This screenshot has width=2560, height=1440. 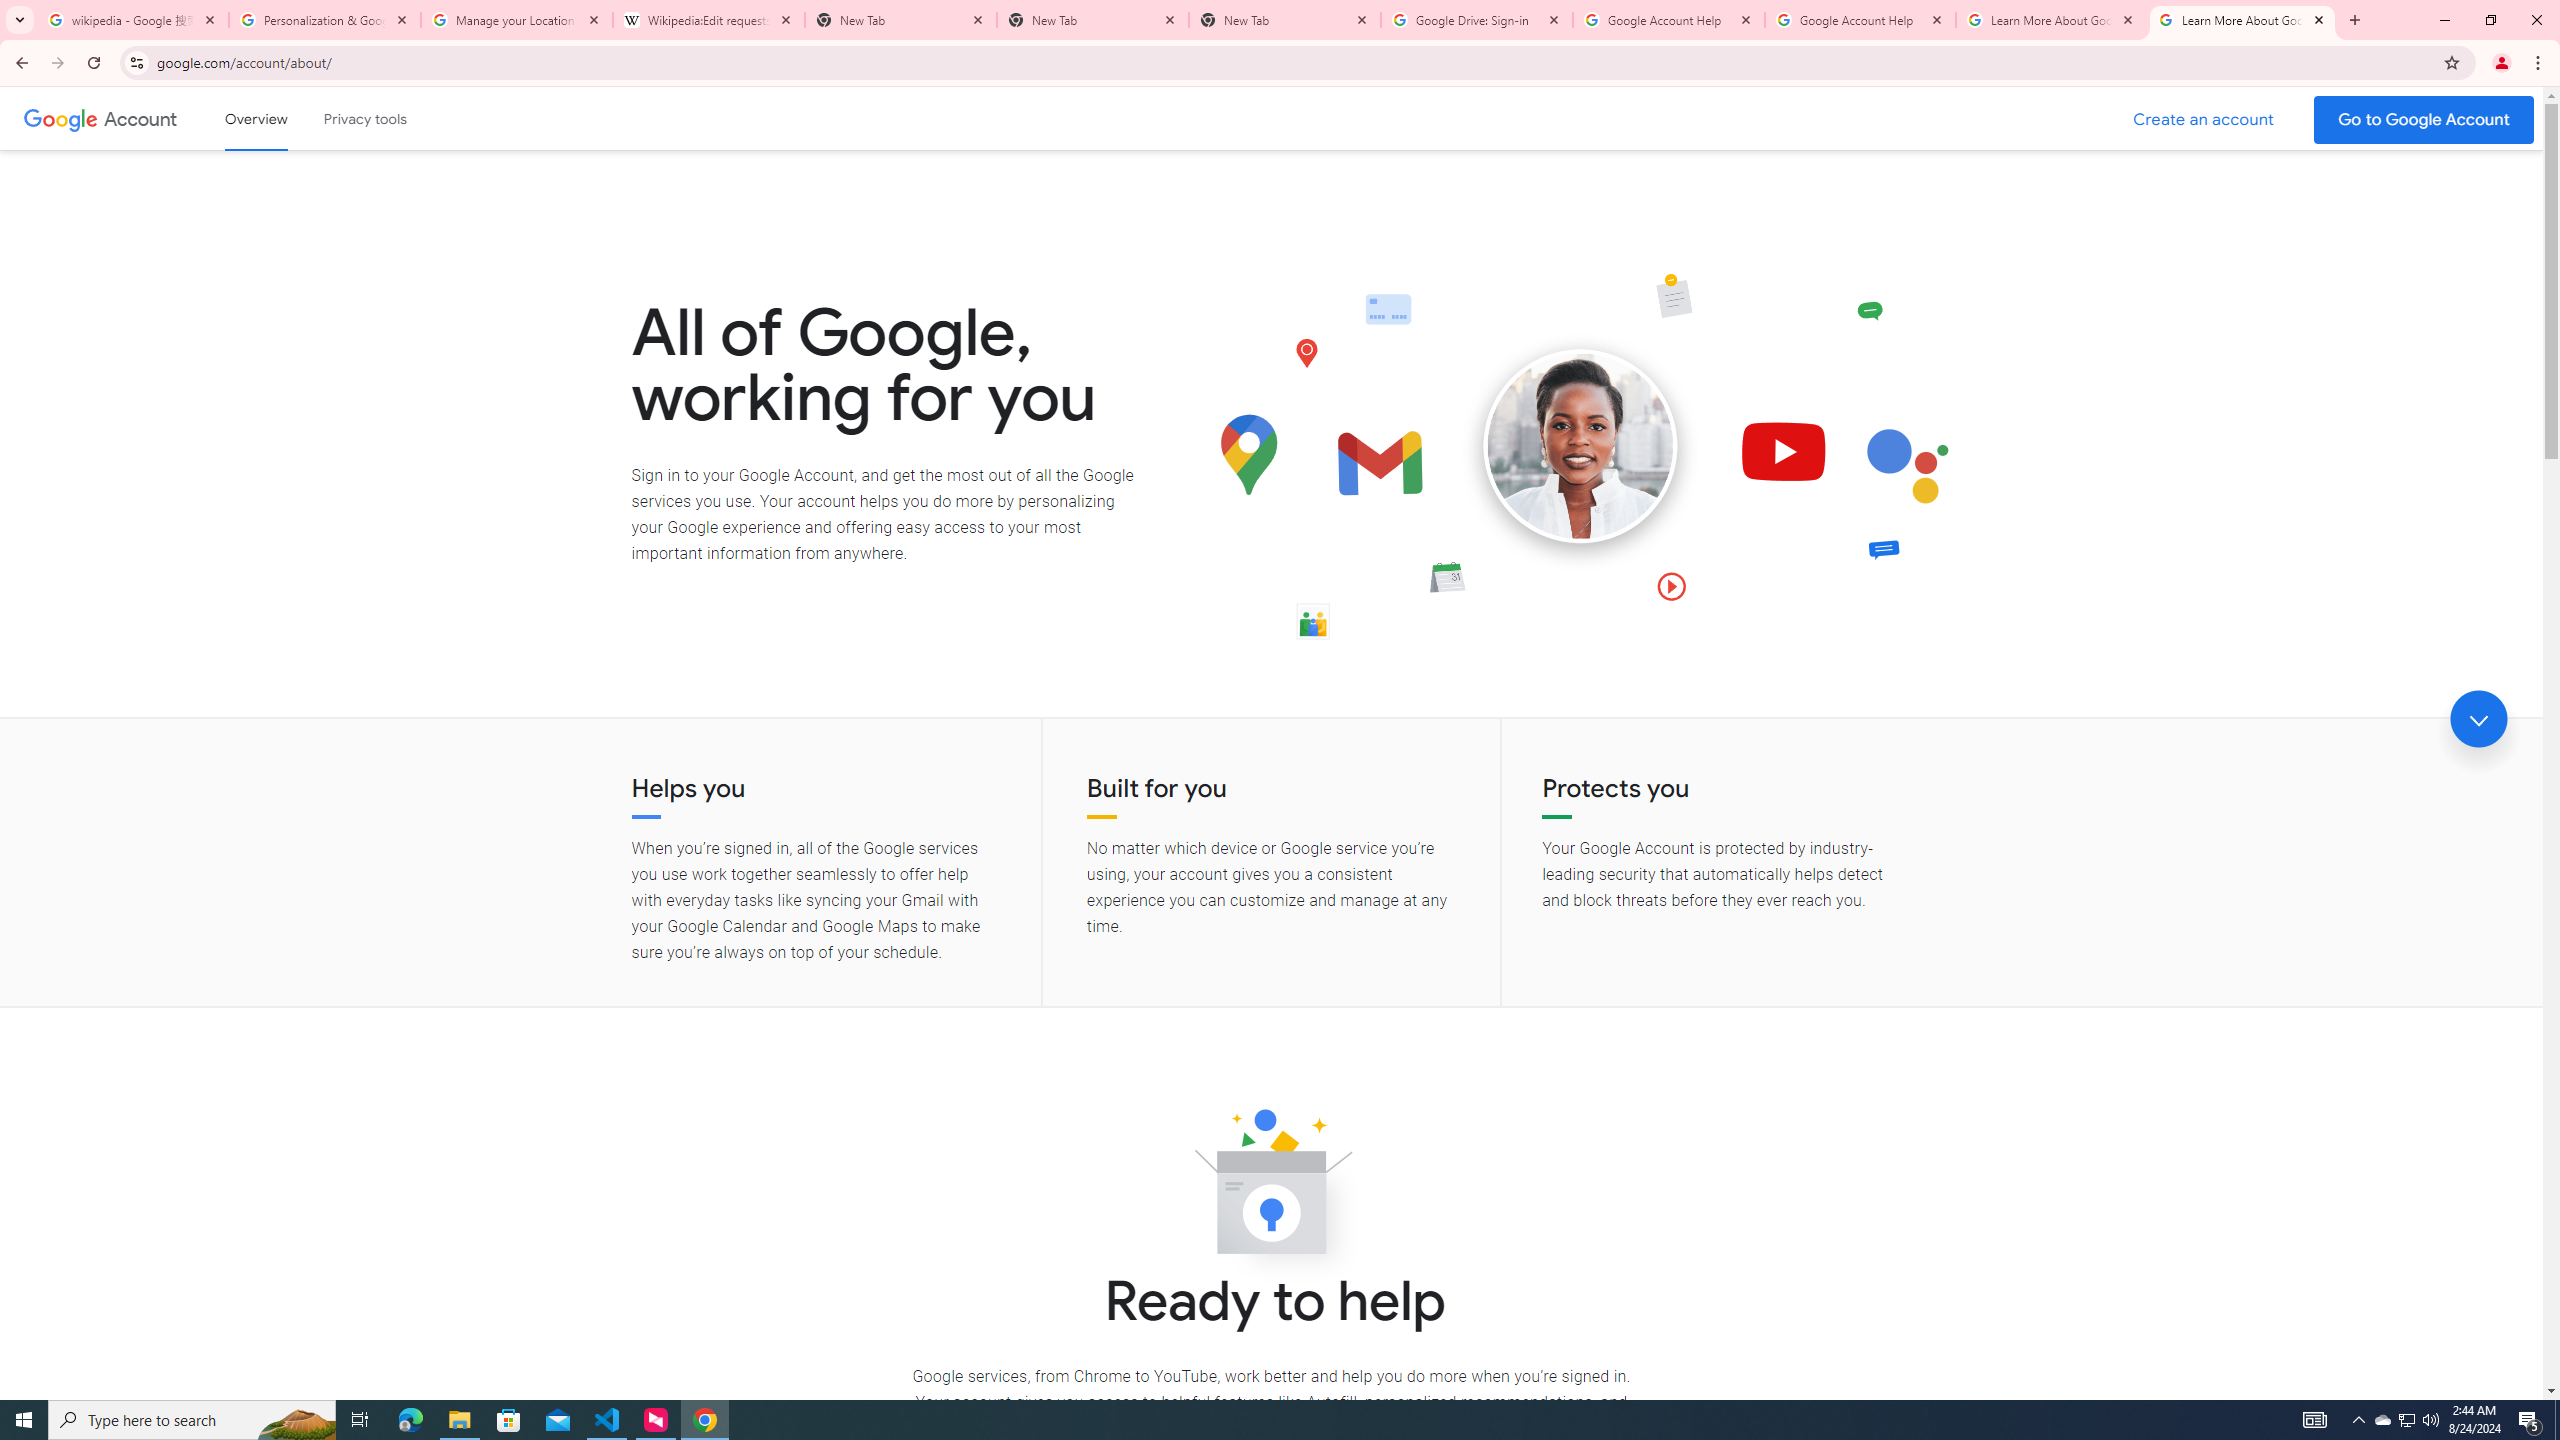 What do you see at coordinates (517, 19) in the screenshot?
I see `'Manage your Location History - Google Search Help'` at bounding box center [517, 19].